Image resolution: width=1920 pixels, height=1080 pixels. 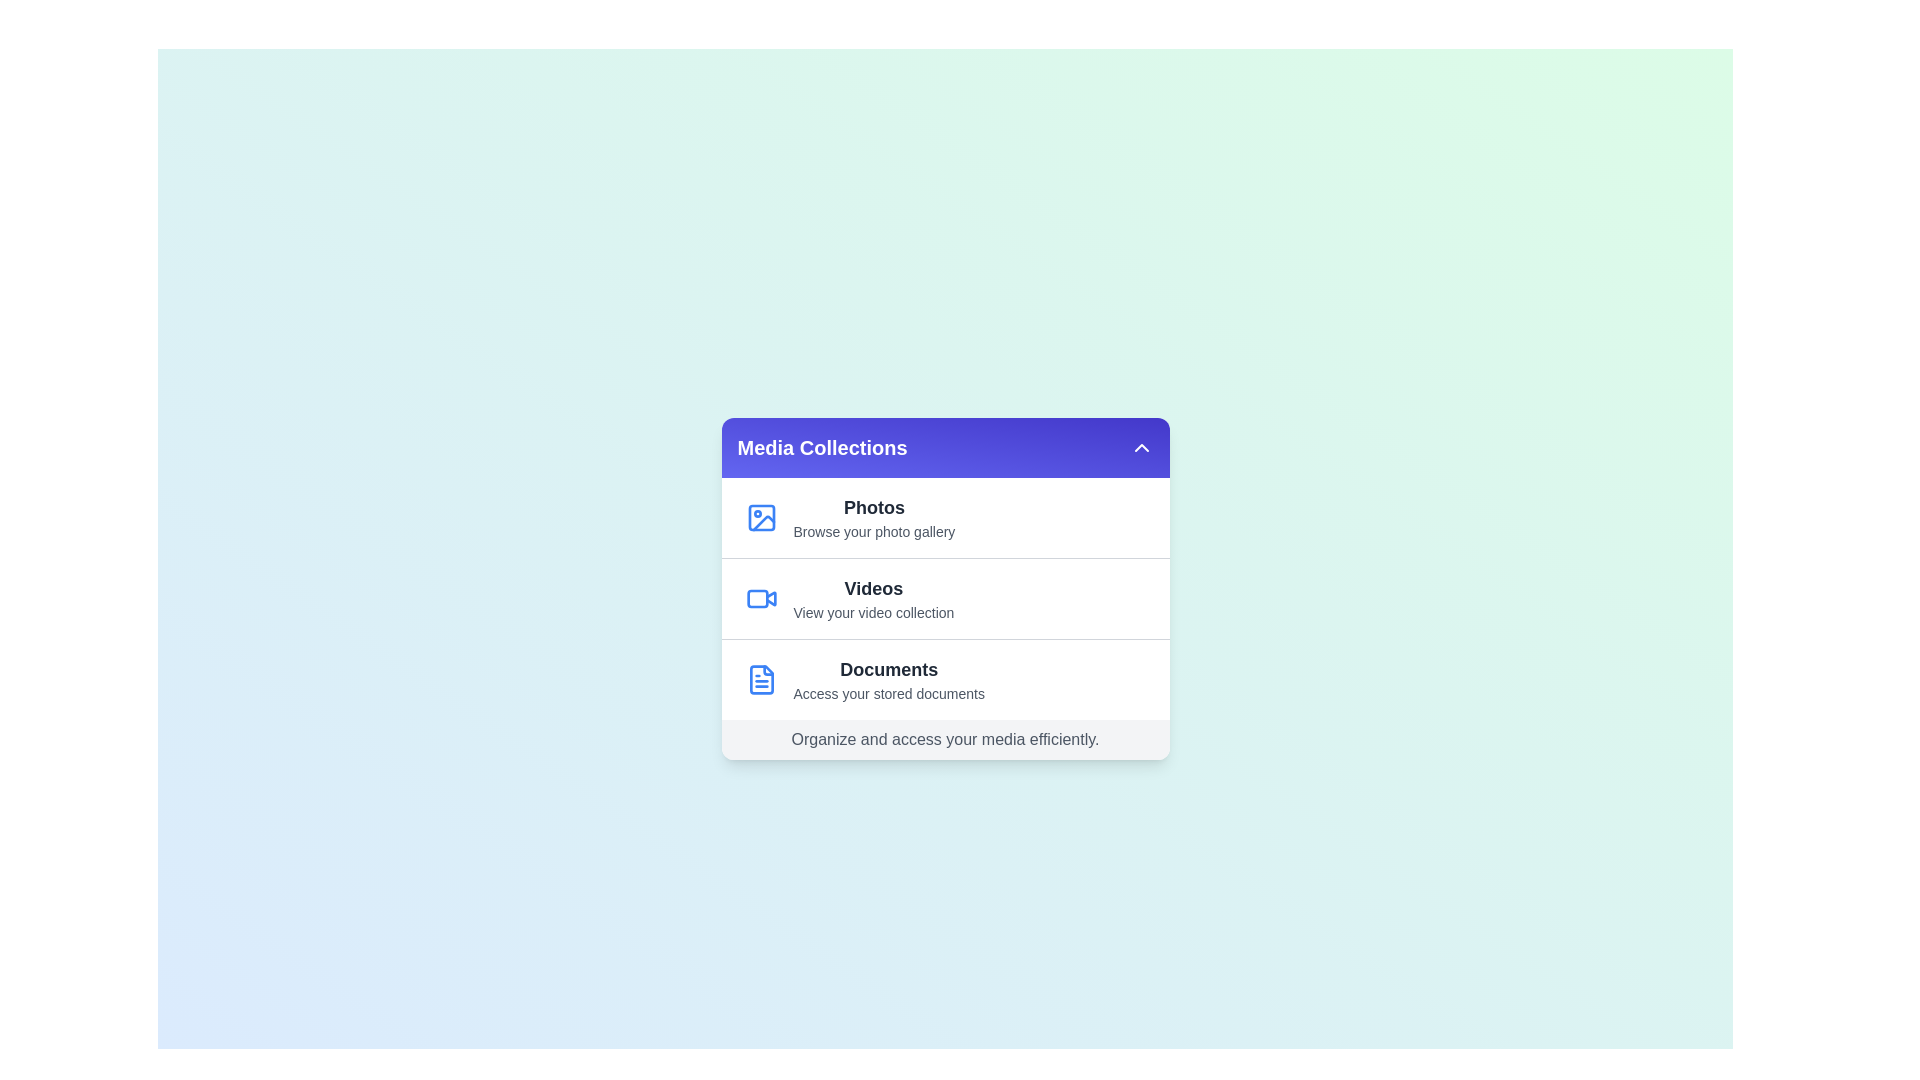 I want to click on the menu option Photos to observe its hover effect or tooltip, so click(x=944, y=516).